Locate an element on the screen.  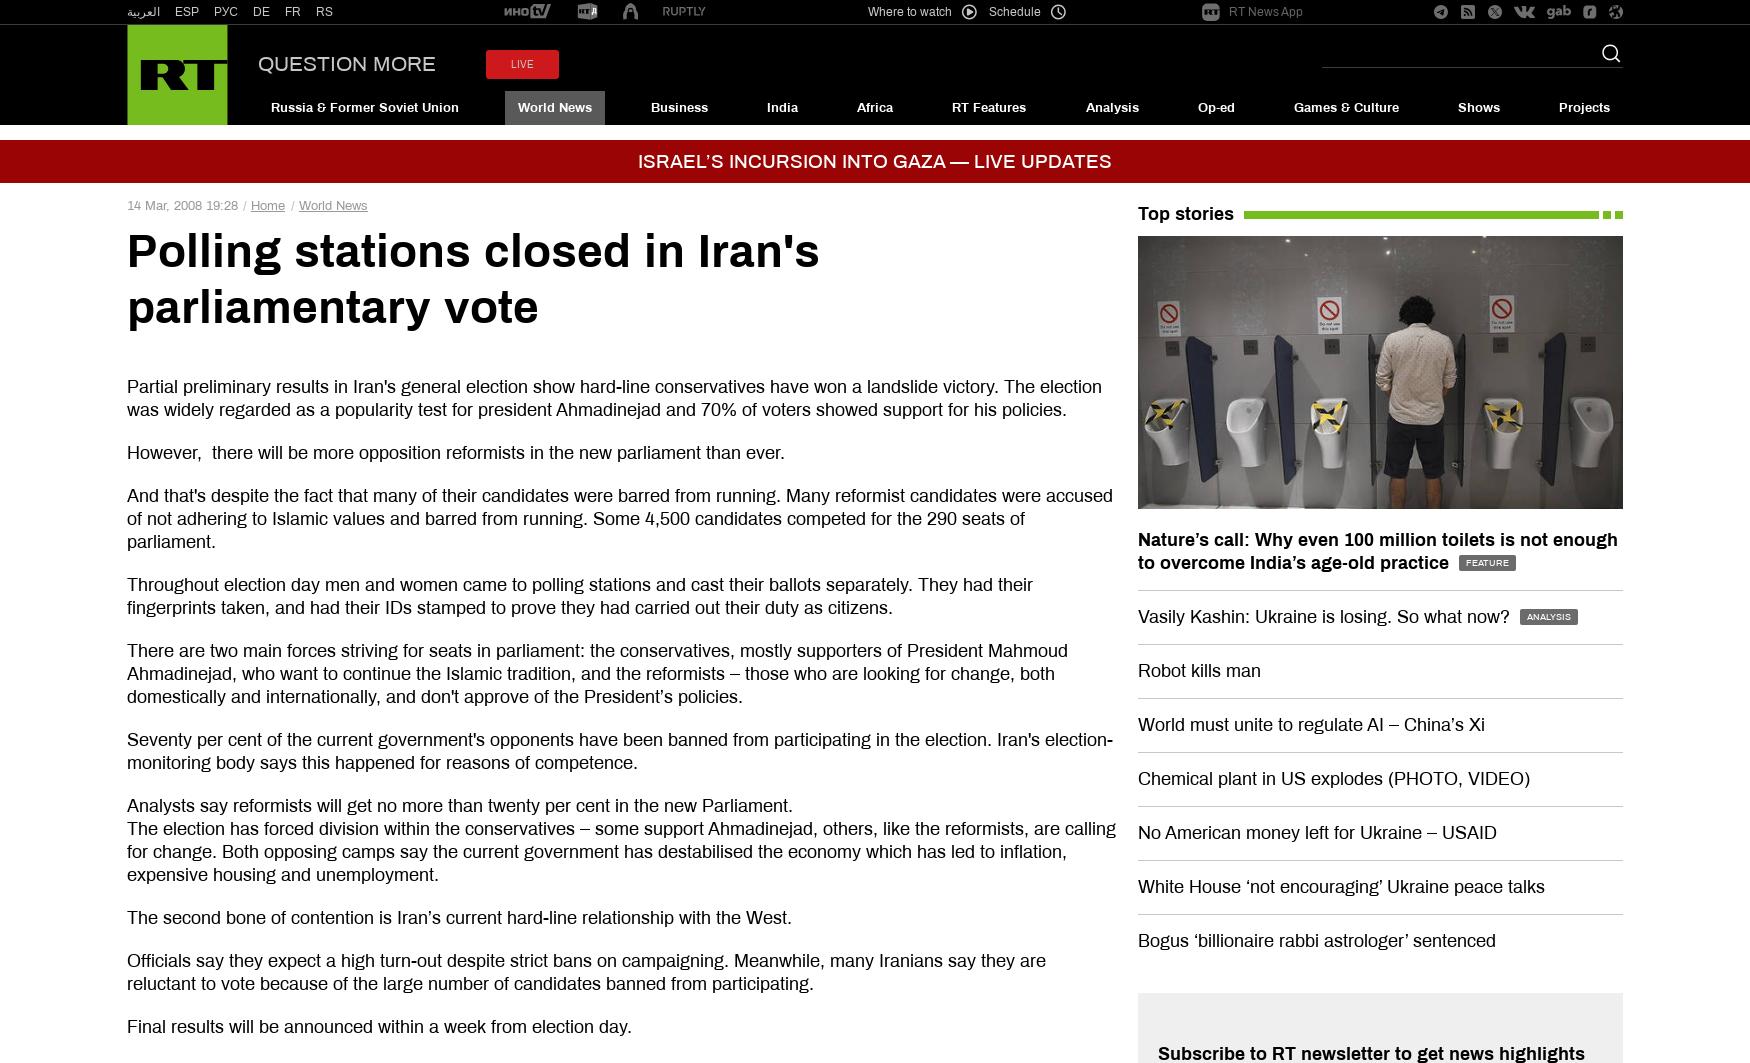
'Throughout election day men and women came to polling stations and cast their ballots separately. They had their fingerprints taken, and had their IDs stamped to prove they had carried out their duty as citizens.' is located at coordinates (579, 595).